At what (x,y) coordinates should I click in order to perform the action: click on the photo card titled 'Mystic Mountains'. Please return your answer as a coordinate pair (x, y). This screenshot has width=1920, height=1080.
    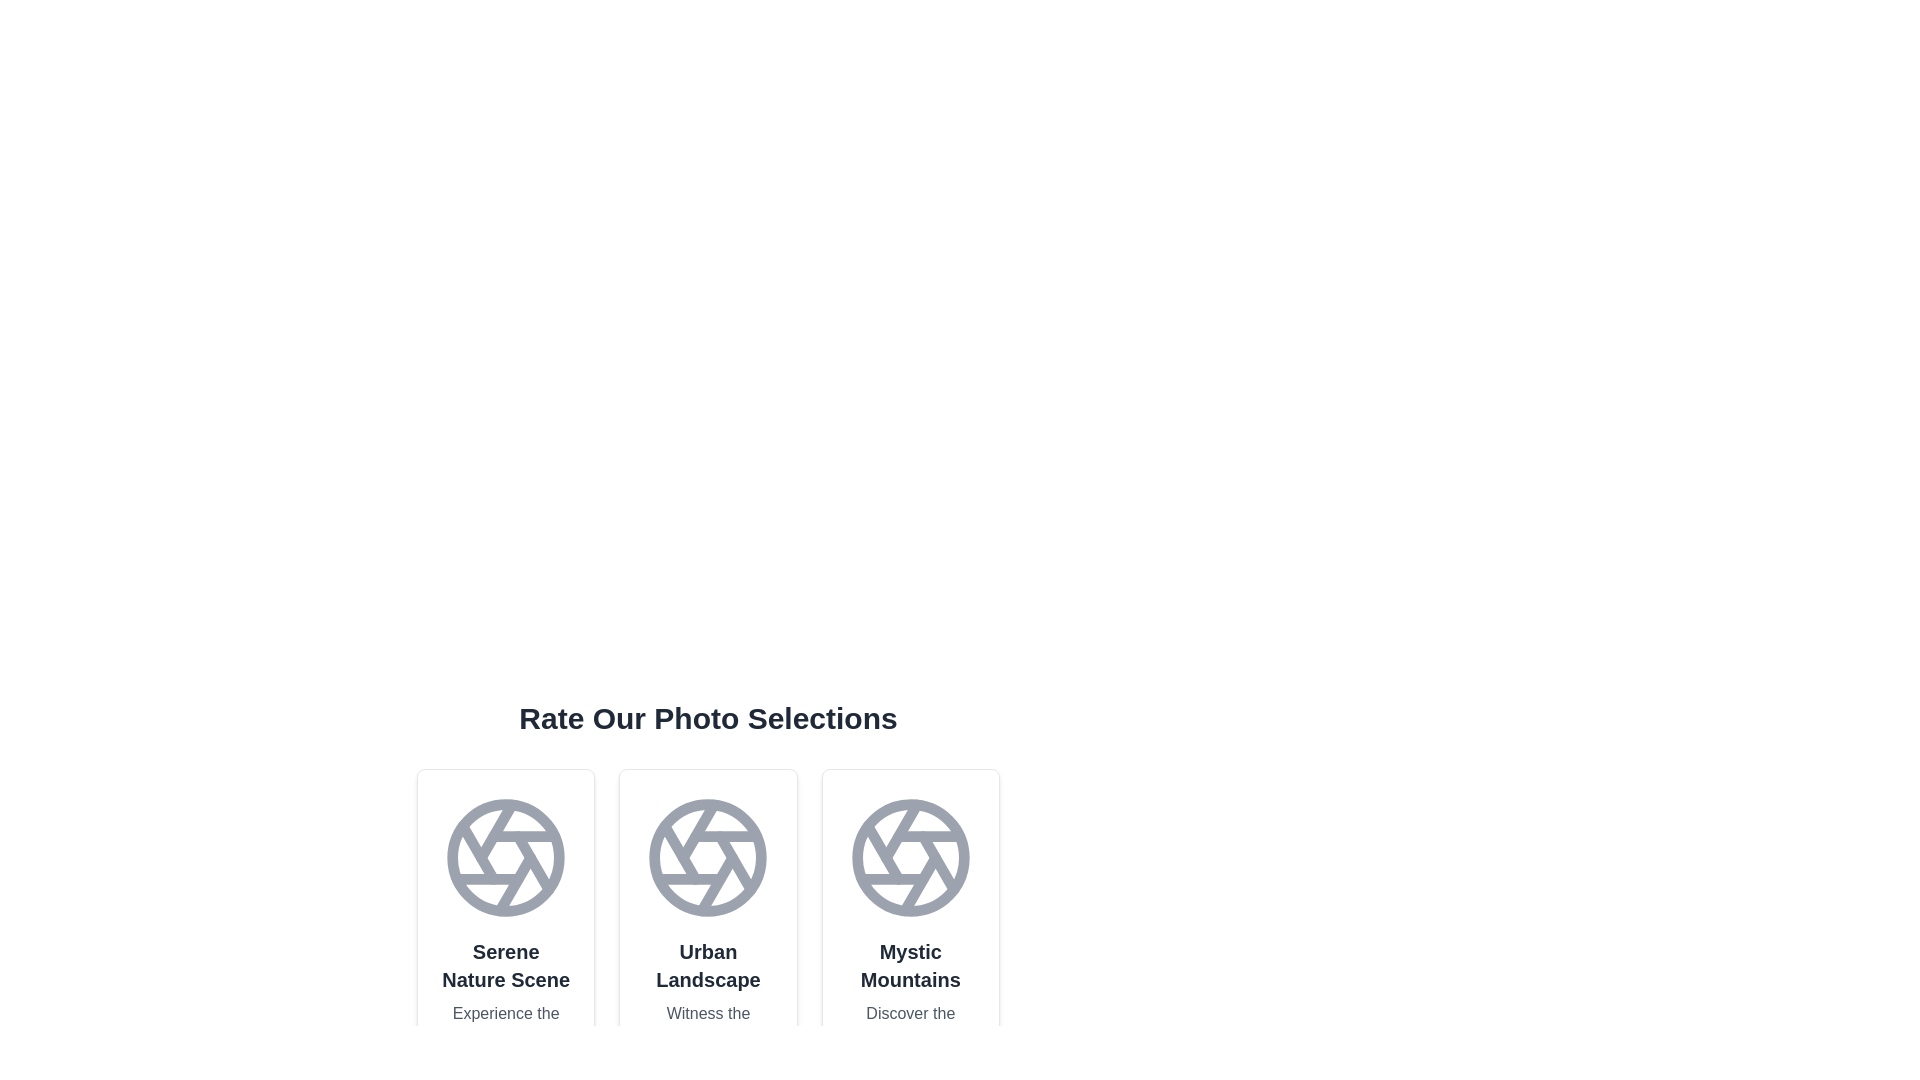
    Looking at the image, I should click on (909, 956).